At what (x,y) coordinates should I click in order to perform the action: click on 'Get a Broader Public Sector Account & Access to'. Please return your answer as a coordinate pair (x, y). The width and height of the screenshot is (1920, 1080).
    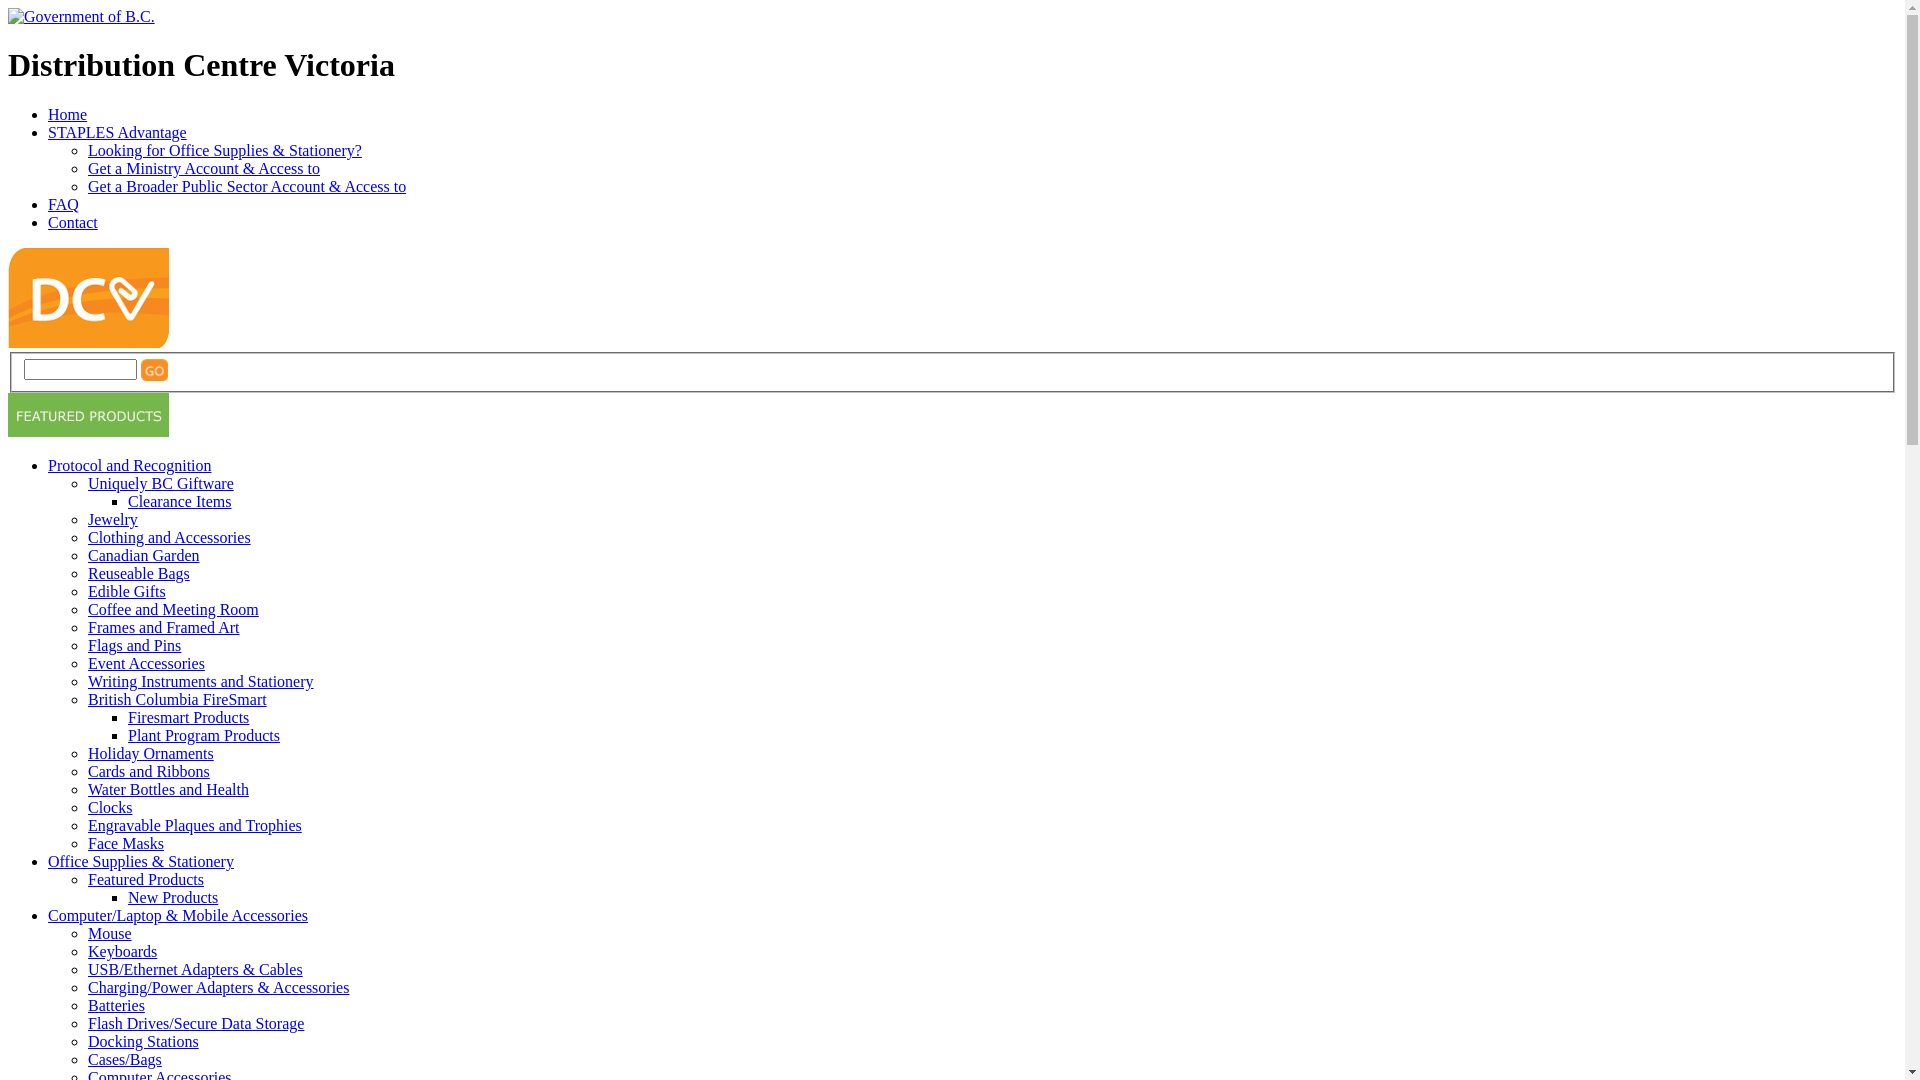
    Looking at the image, I should click on (245, 186).